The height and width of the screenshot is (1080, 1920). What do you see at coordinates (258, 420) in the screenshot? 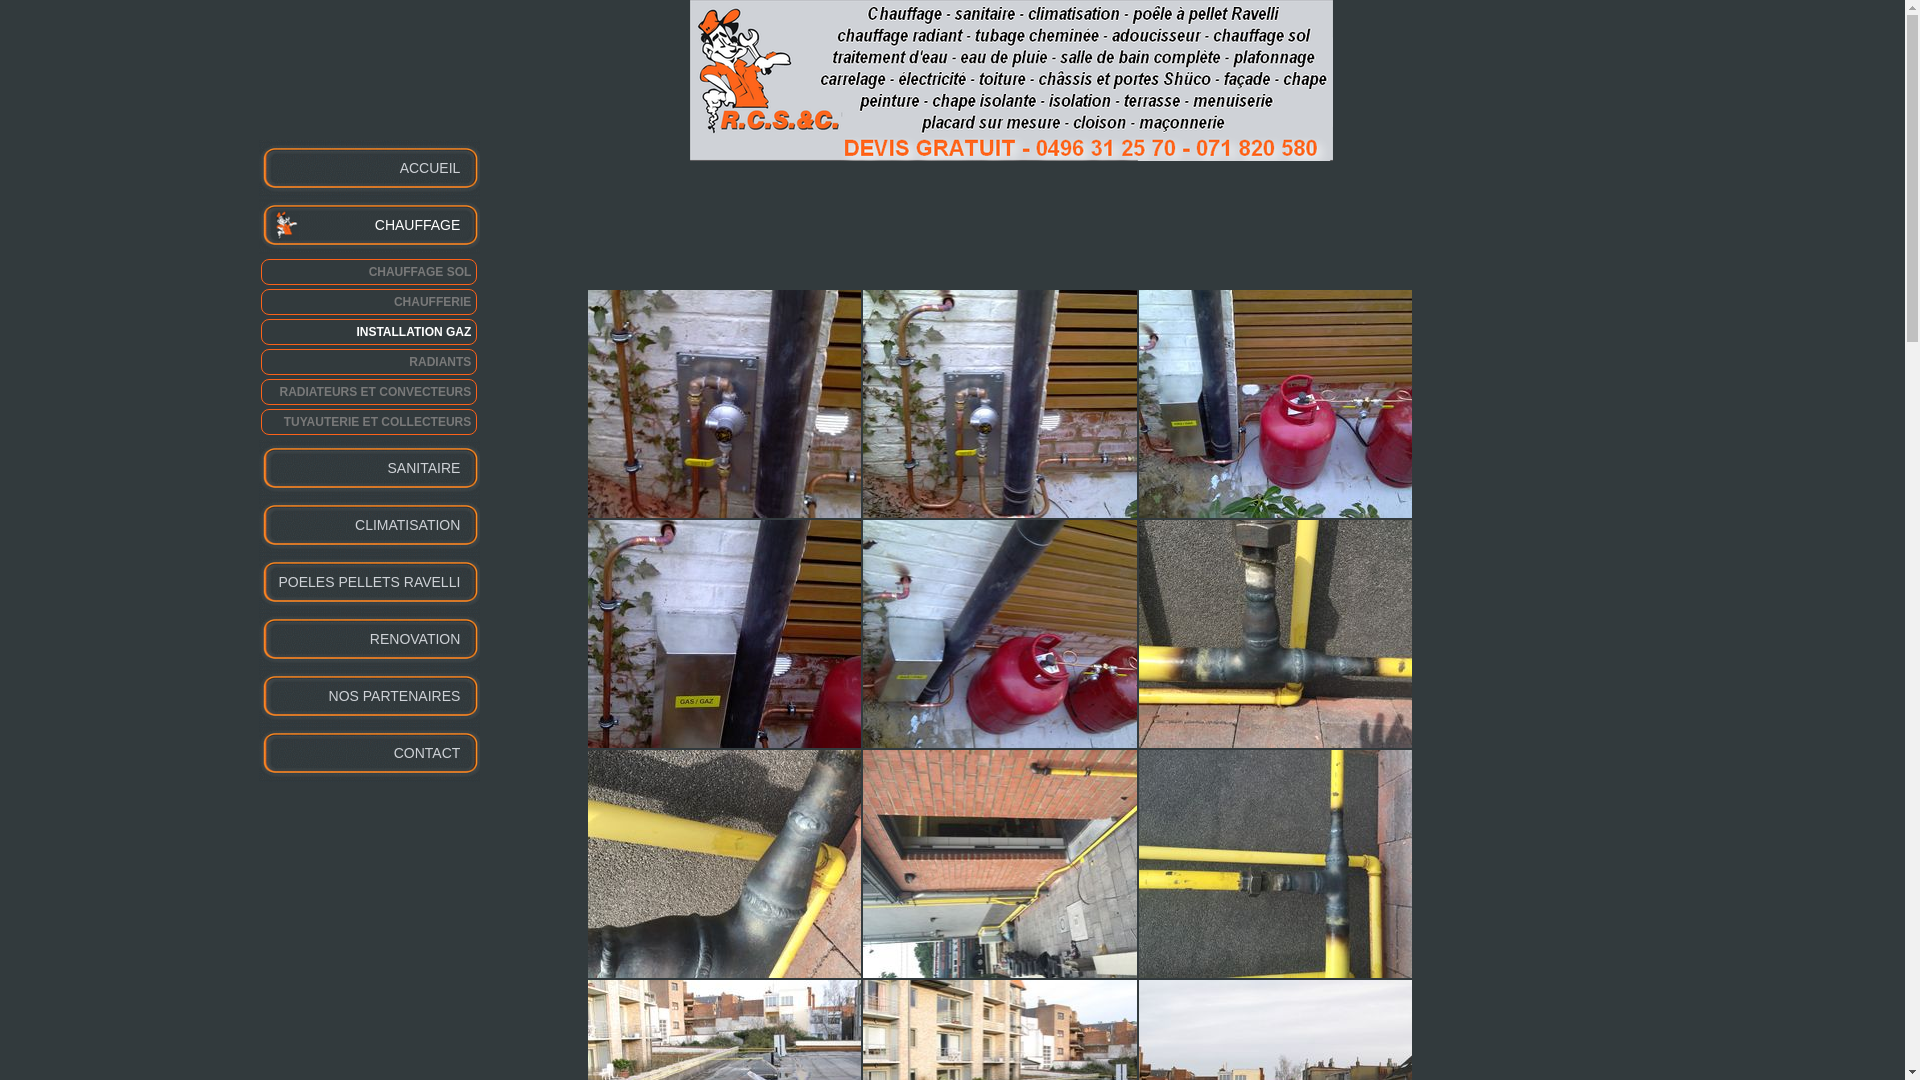
I see `'TUYAUTERIE ET COLLECTEURS'` at bounding box center [258, 420].